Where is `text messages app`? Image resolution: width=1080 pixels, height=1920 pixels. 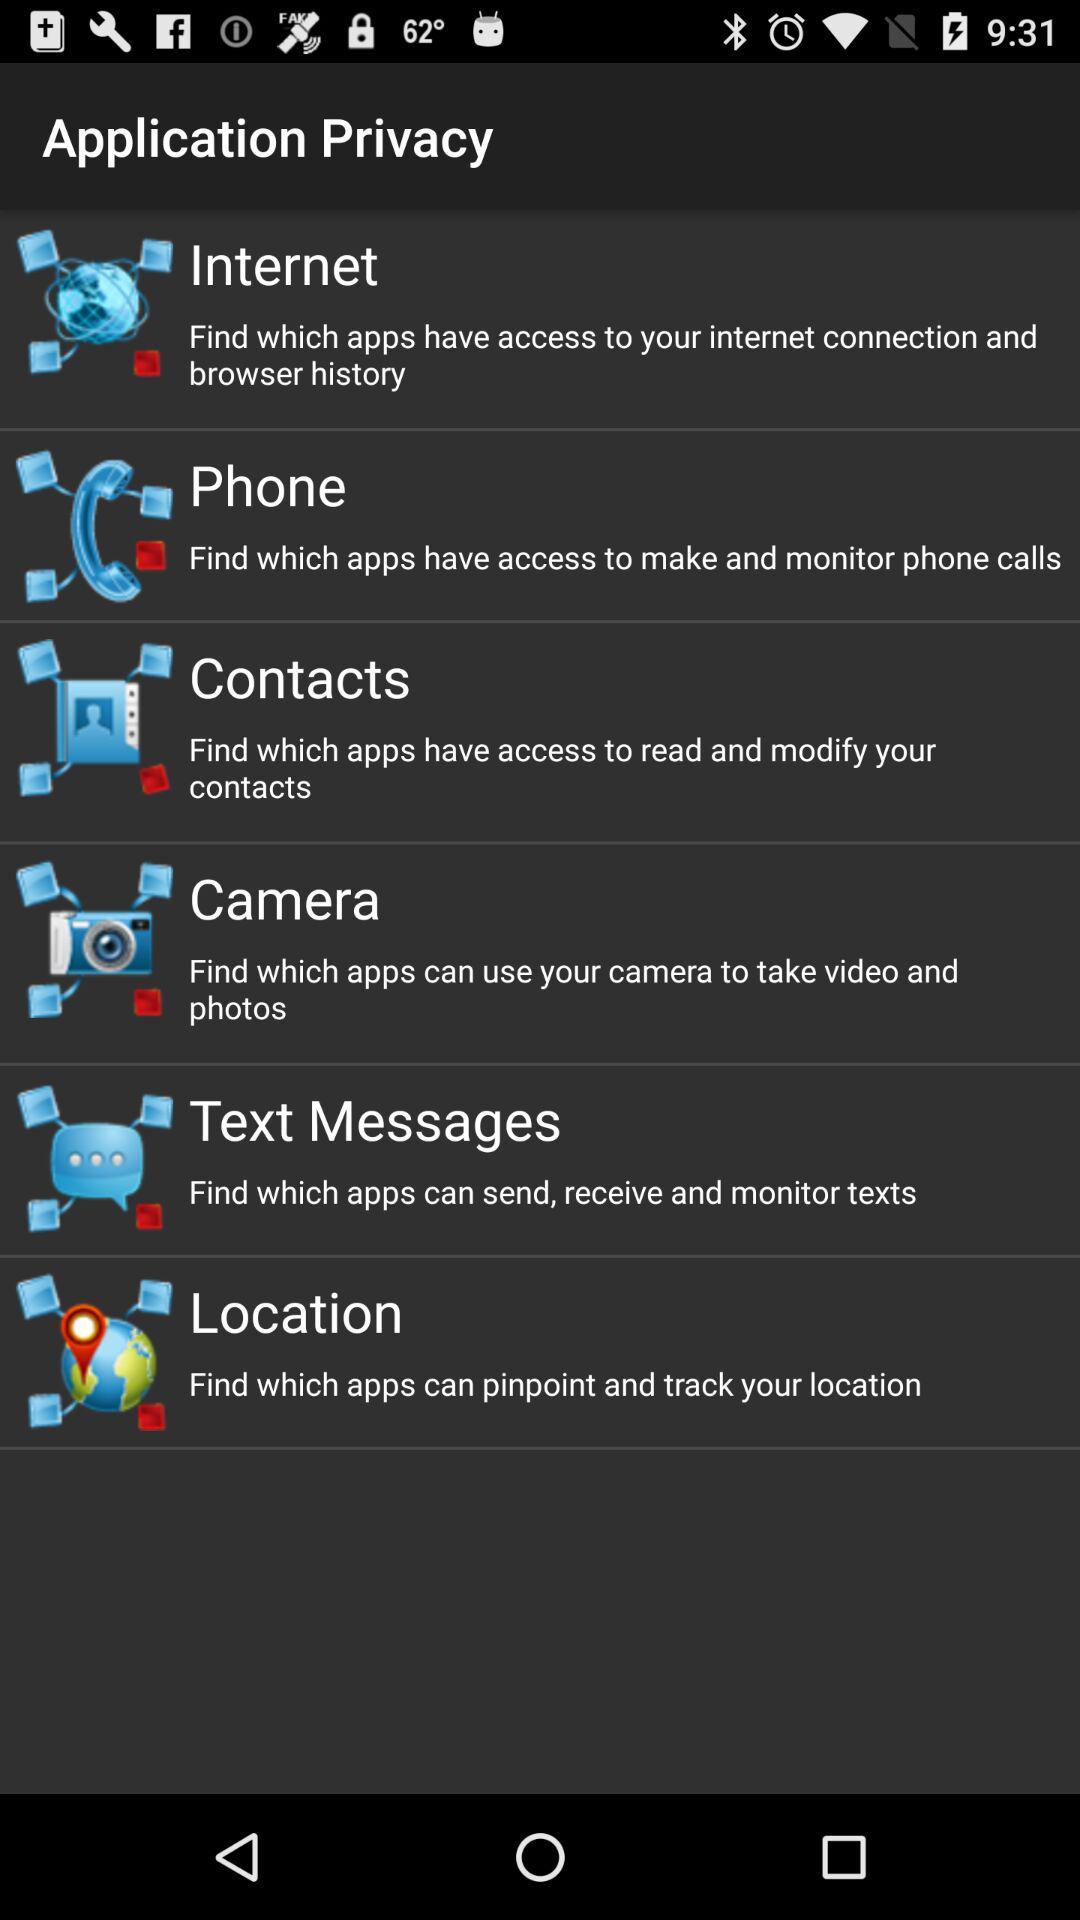
text messages app is located at coordinates (625, 1117).